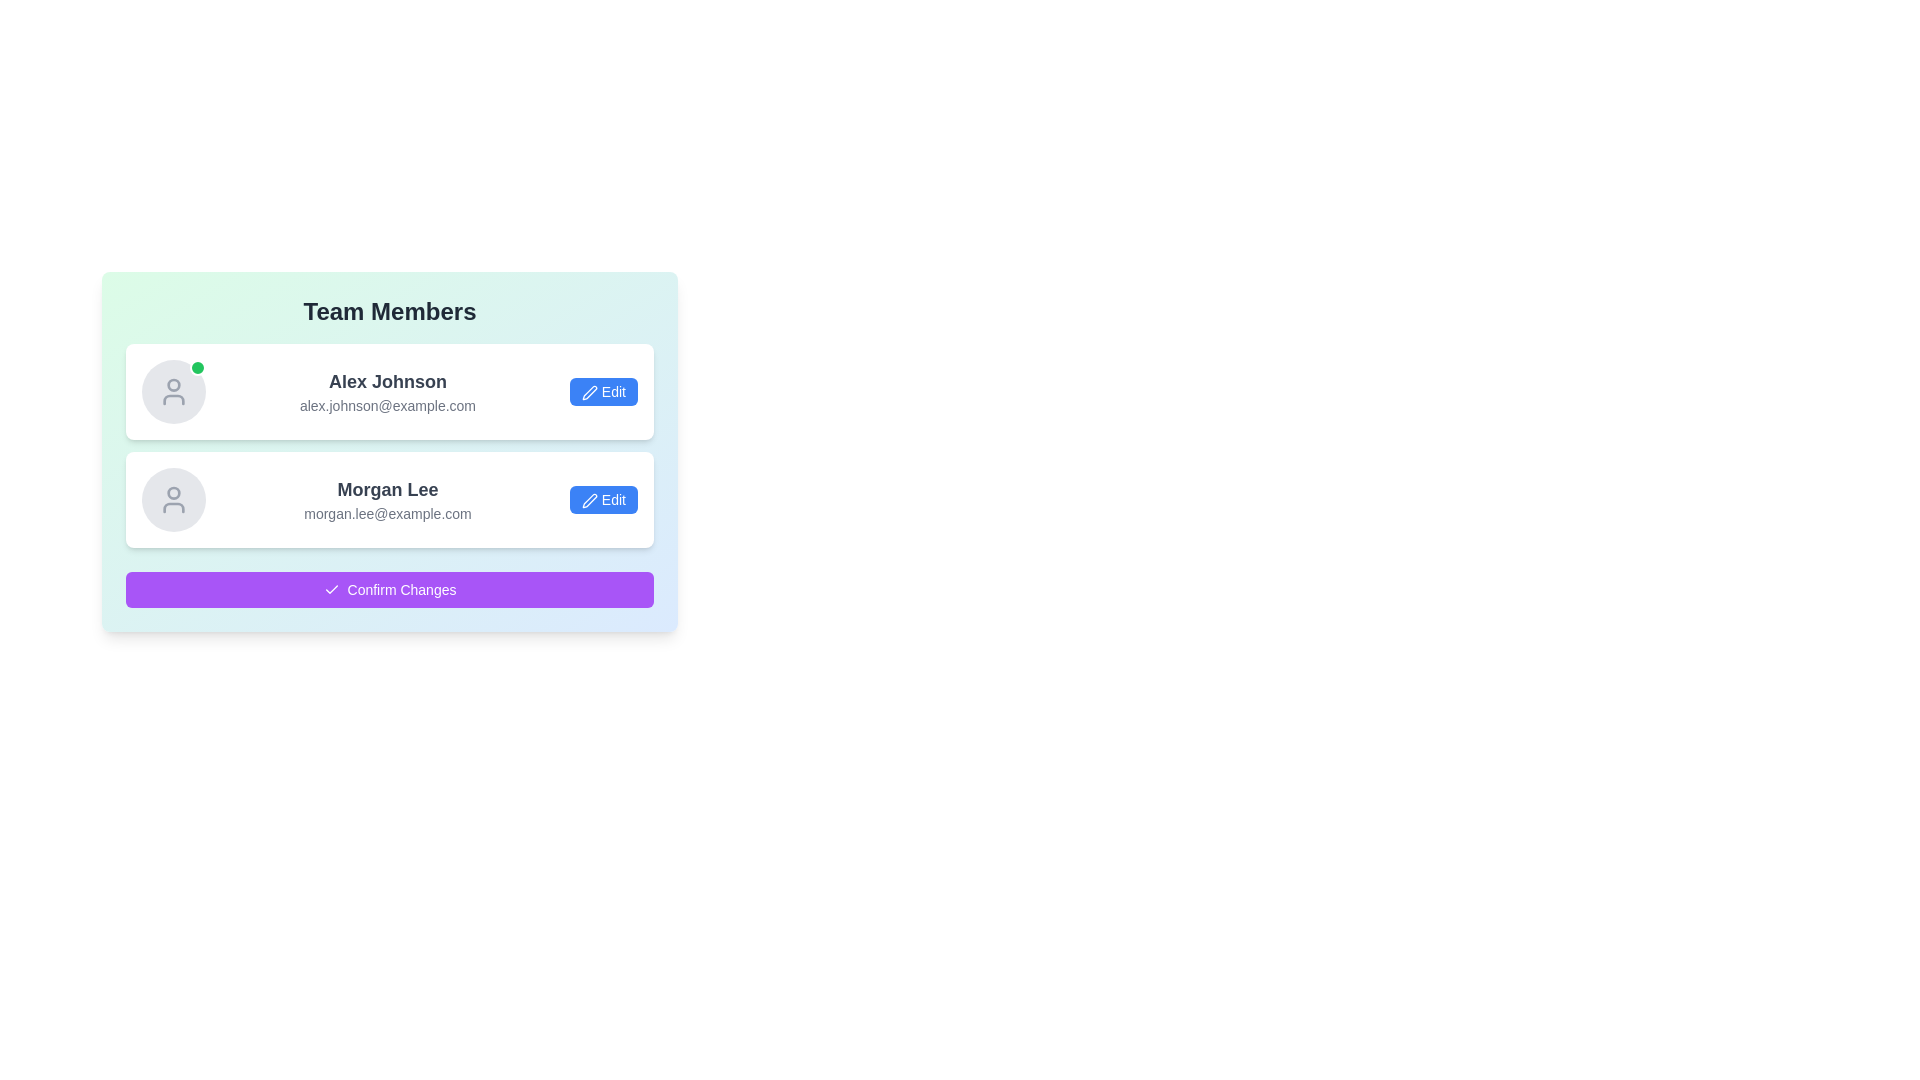  Describe the element at coordinates (173, 400) in the screenshot. I see `the arc-shaped graphical detail that forms the lower part of the user icon for 'Alex Johnson' in the list` at that location.